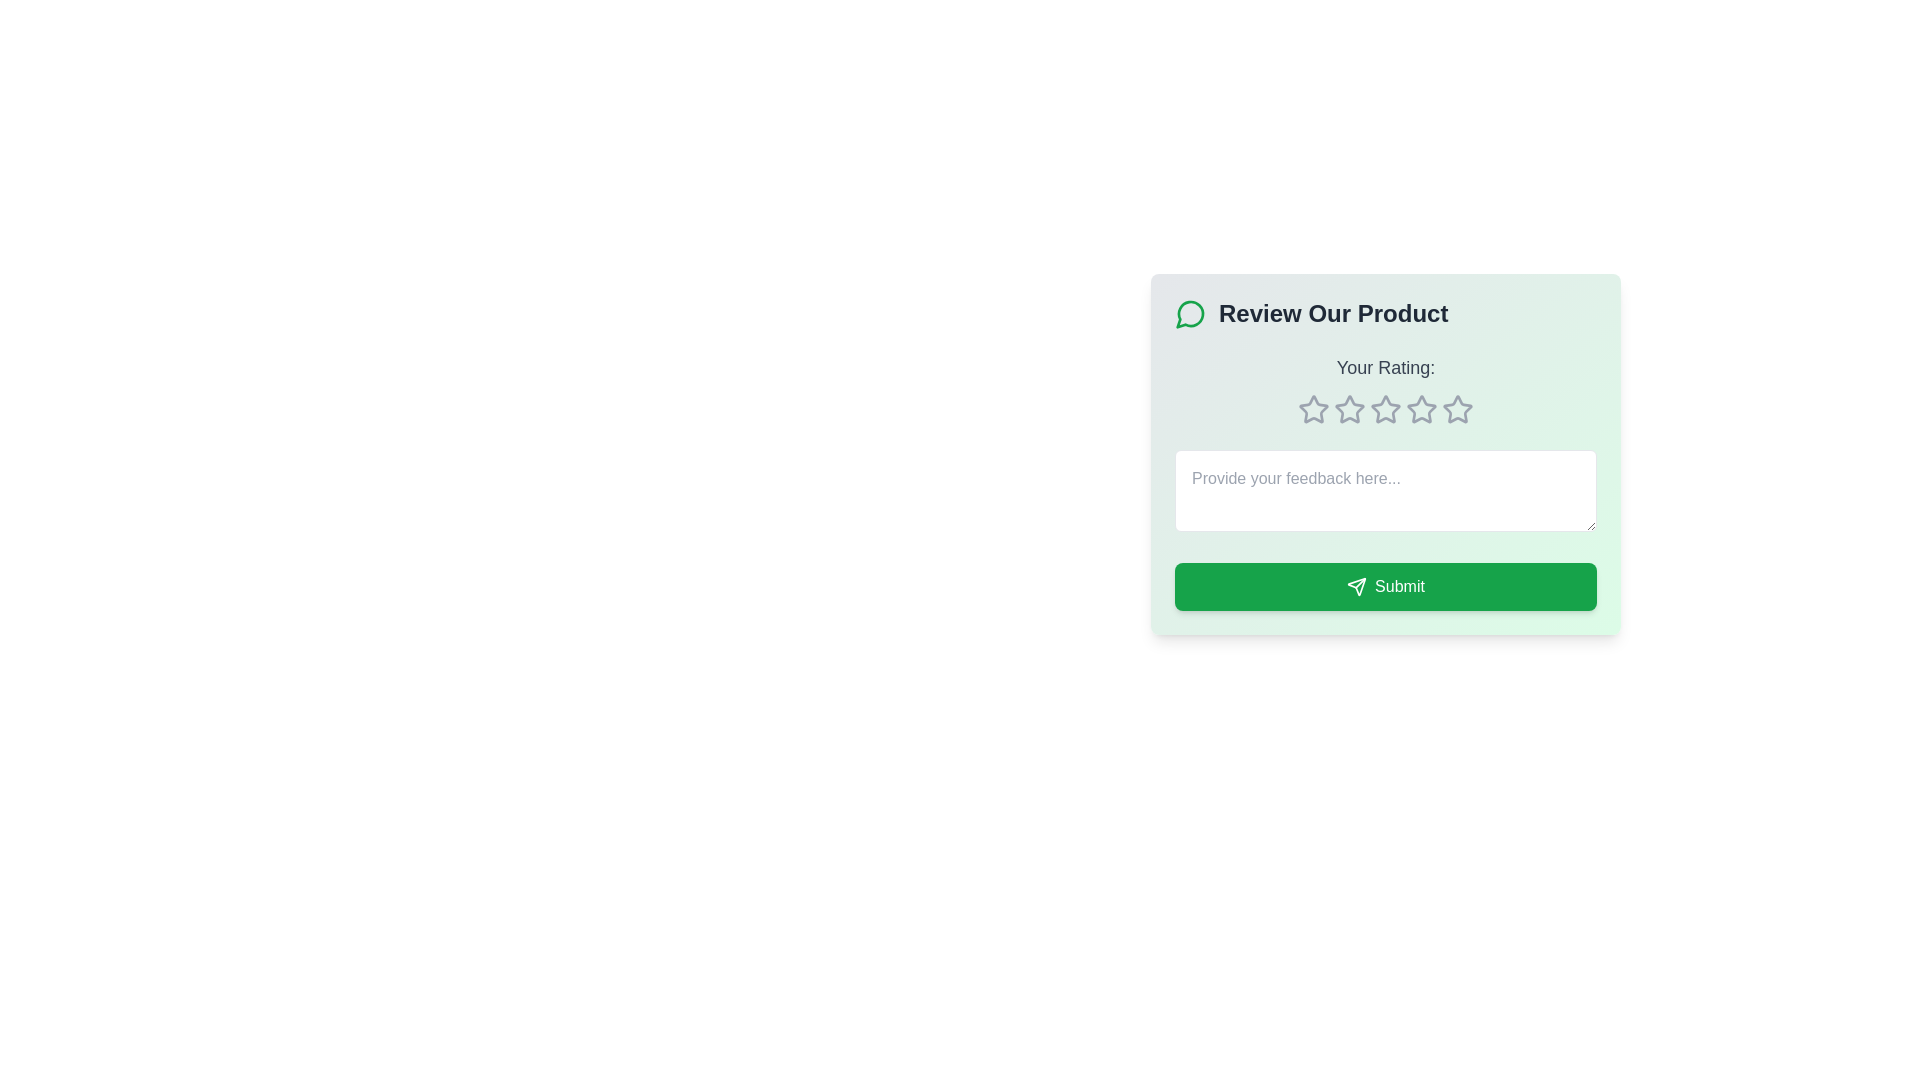  Describe the element at coordinates (1385, 313) in the screenshot. I see `the Text Label with Icon at the top of the product review card, which is the first visual element above the 'Your Rating:' section` at that location.